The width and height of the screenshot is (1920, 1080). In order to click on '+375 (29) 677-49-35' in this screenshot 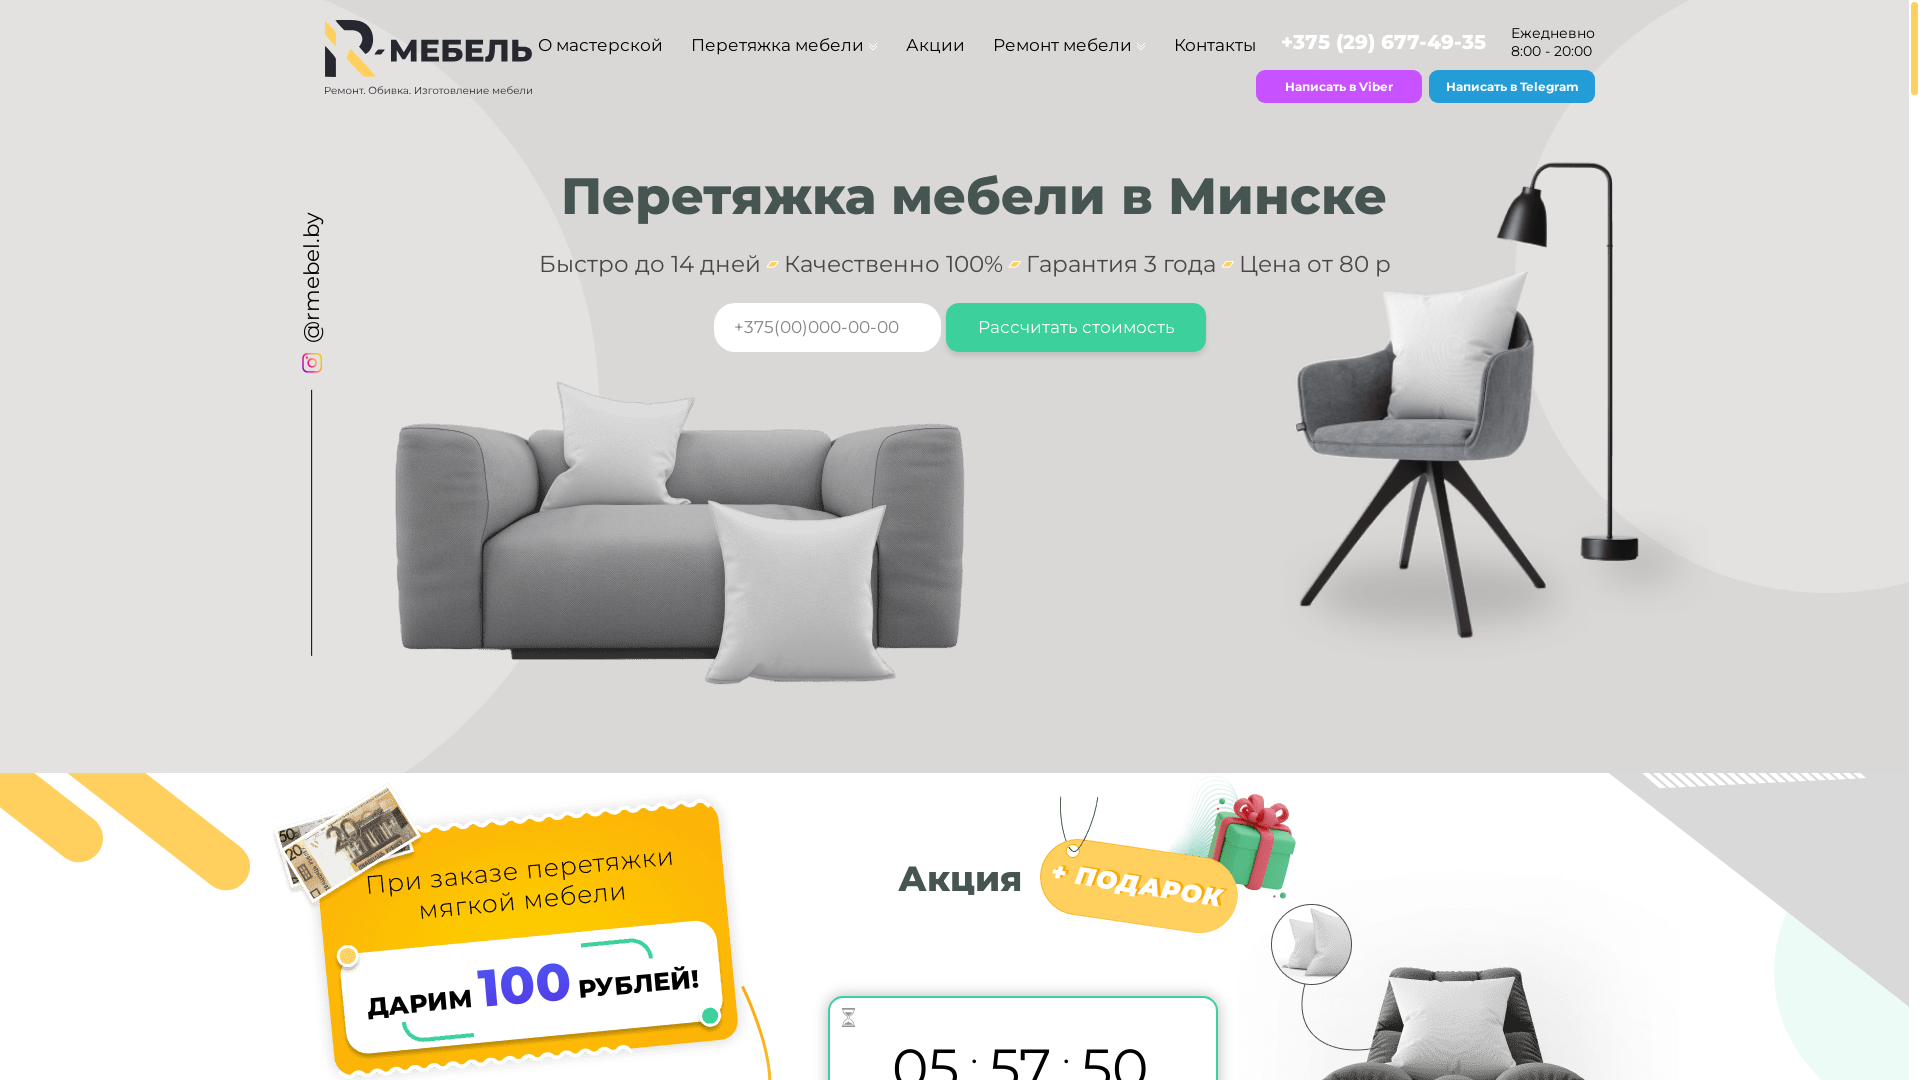, I will do `click(1382, 42)`.